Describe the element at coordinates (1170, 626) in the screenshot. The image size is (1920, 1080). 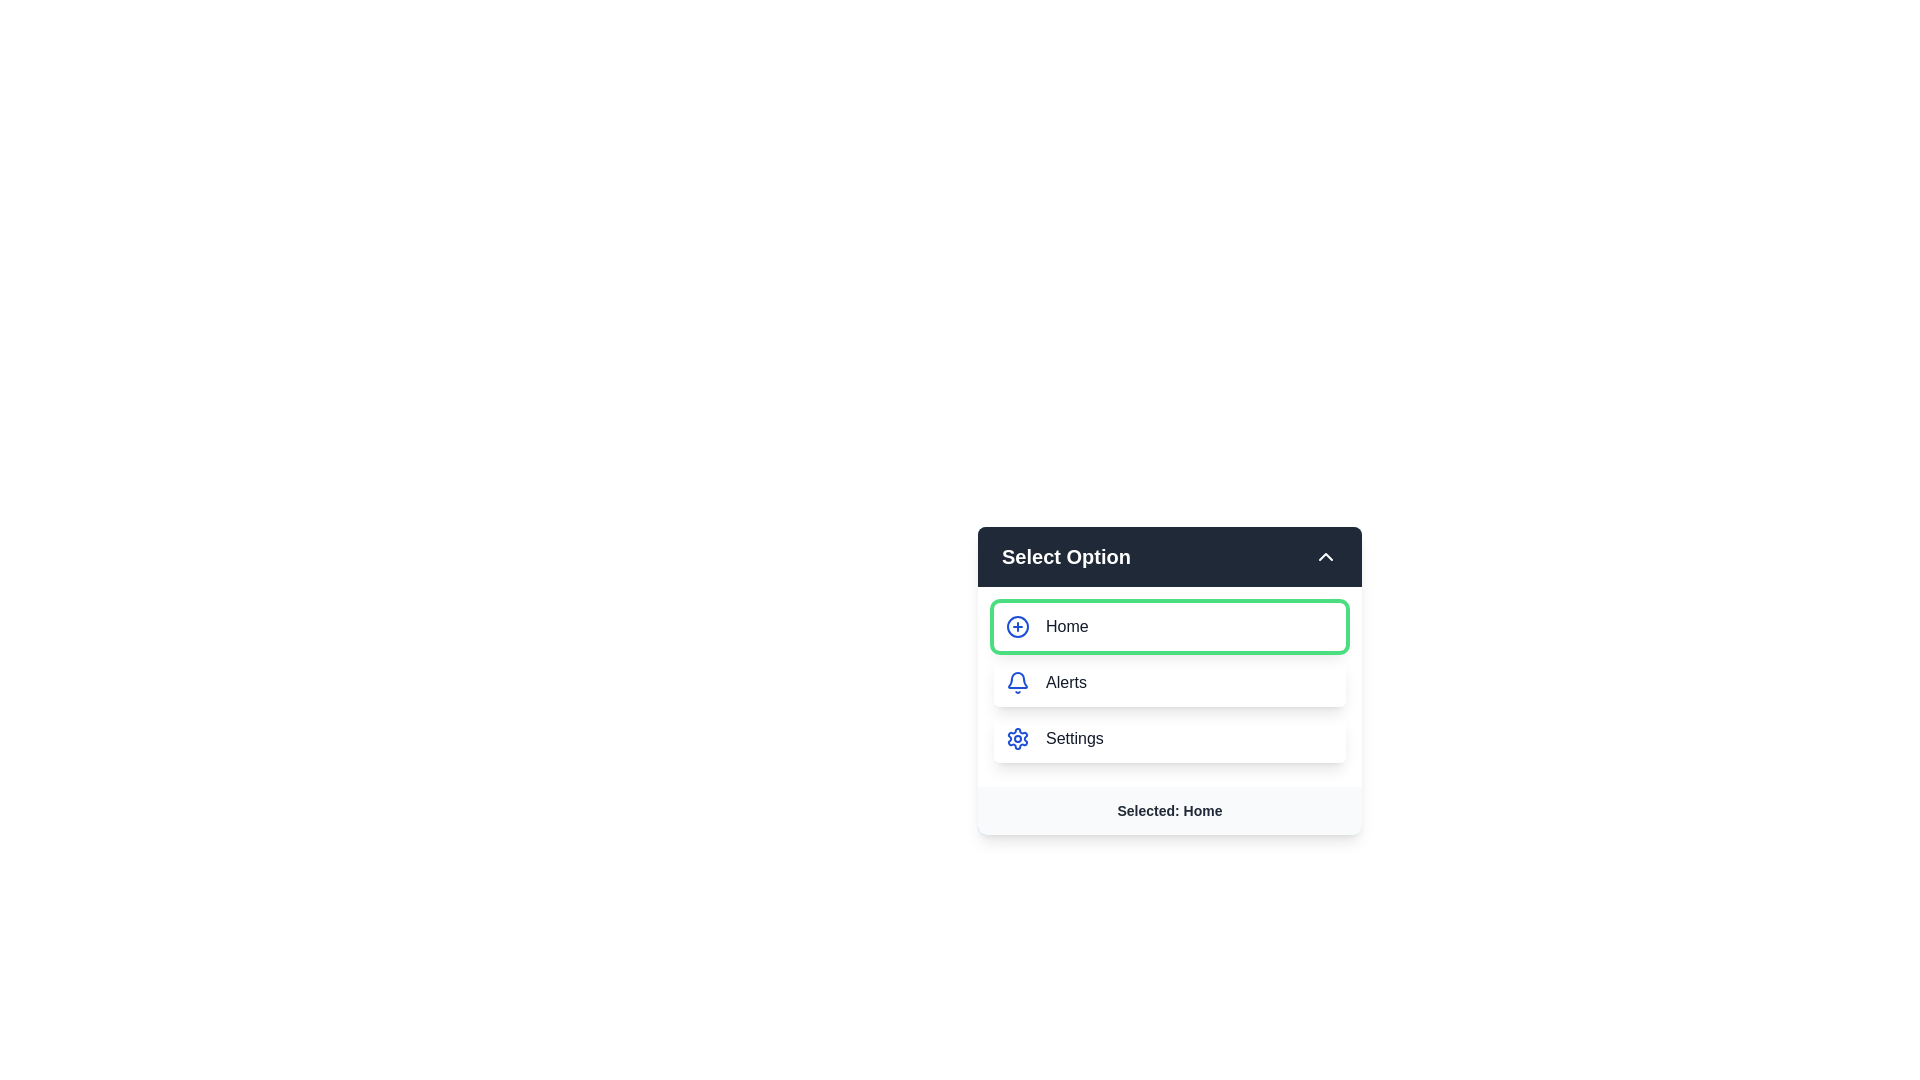
I see `the 'Home' button, which is the topmost button in the dropdown menu labeled 'Select Option'` at that location.